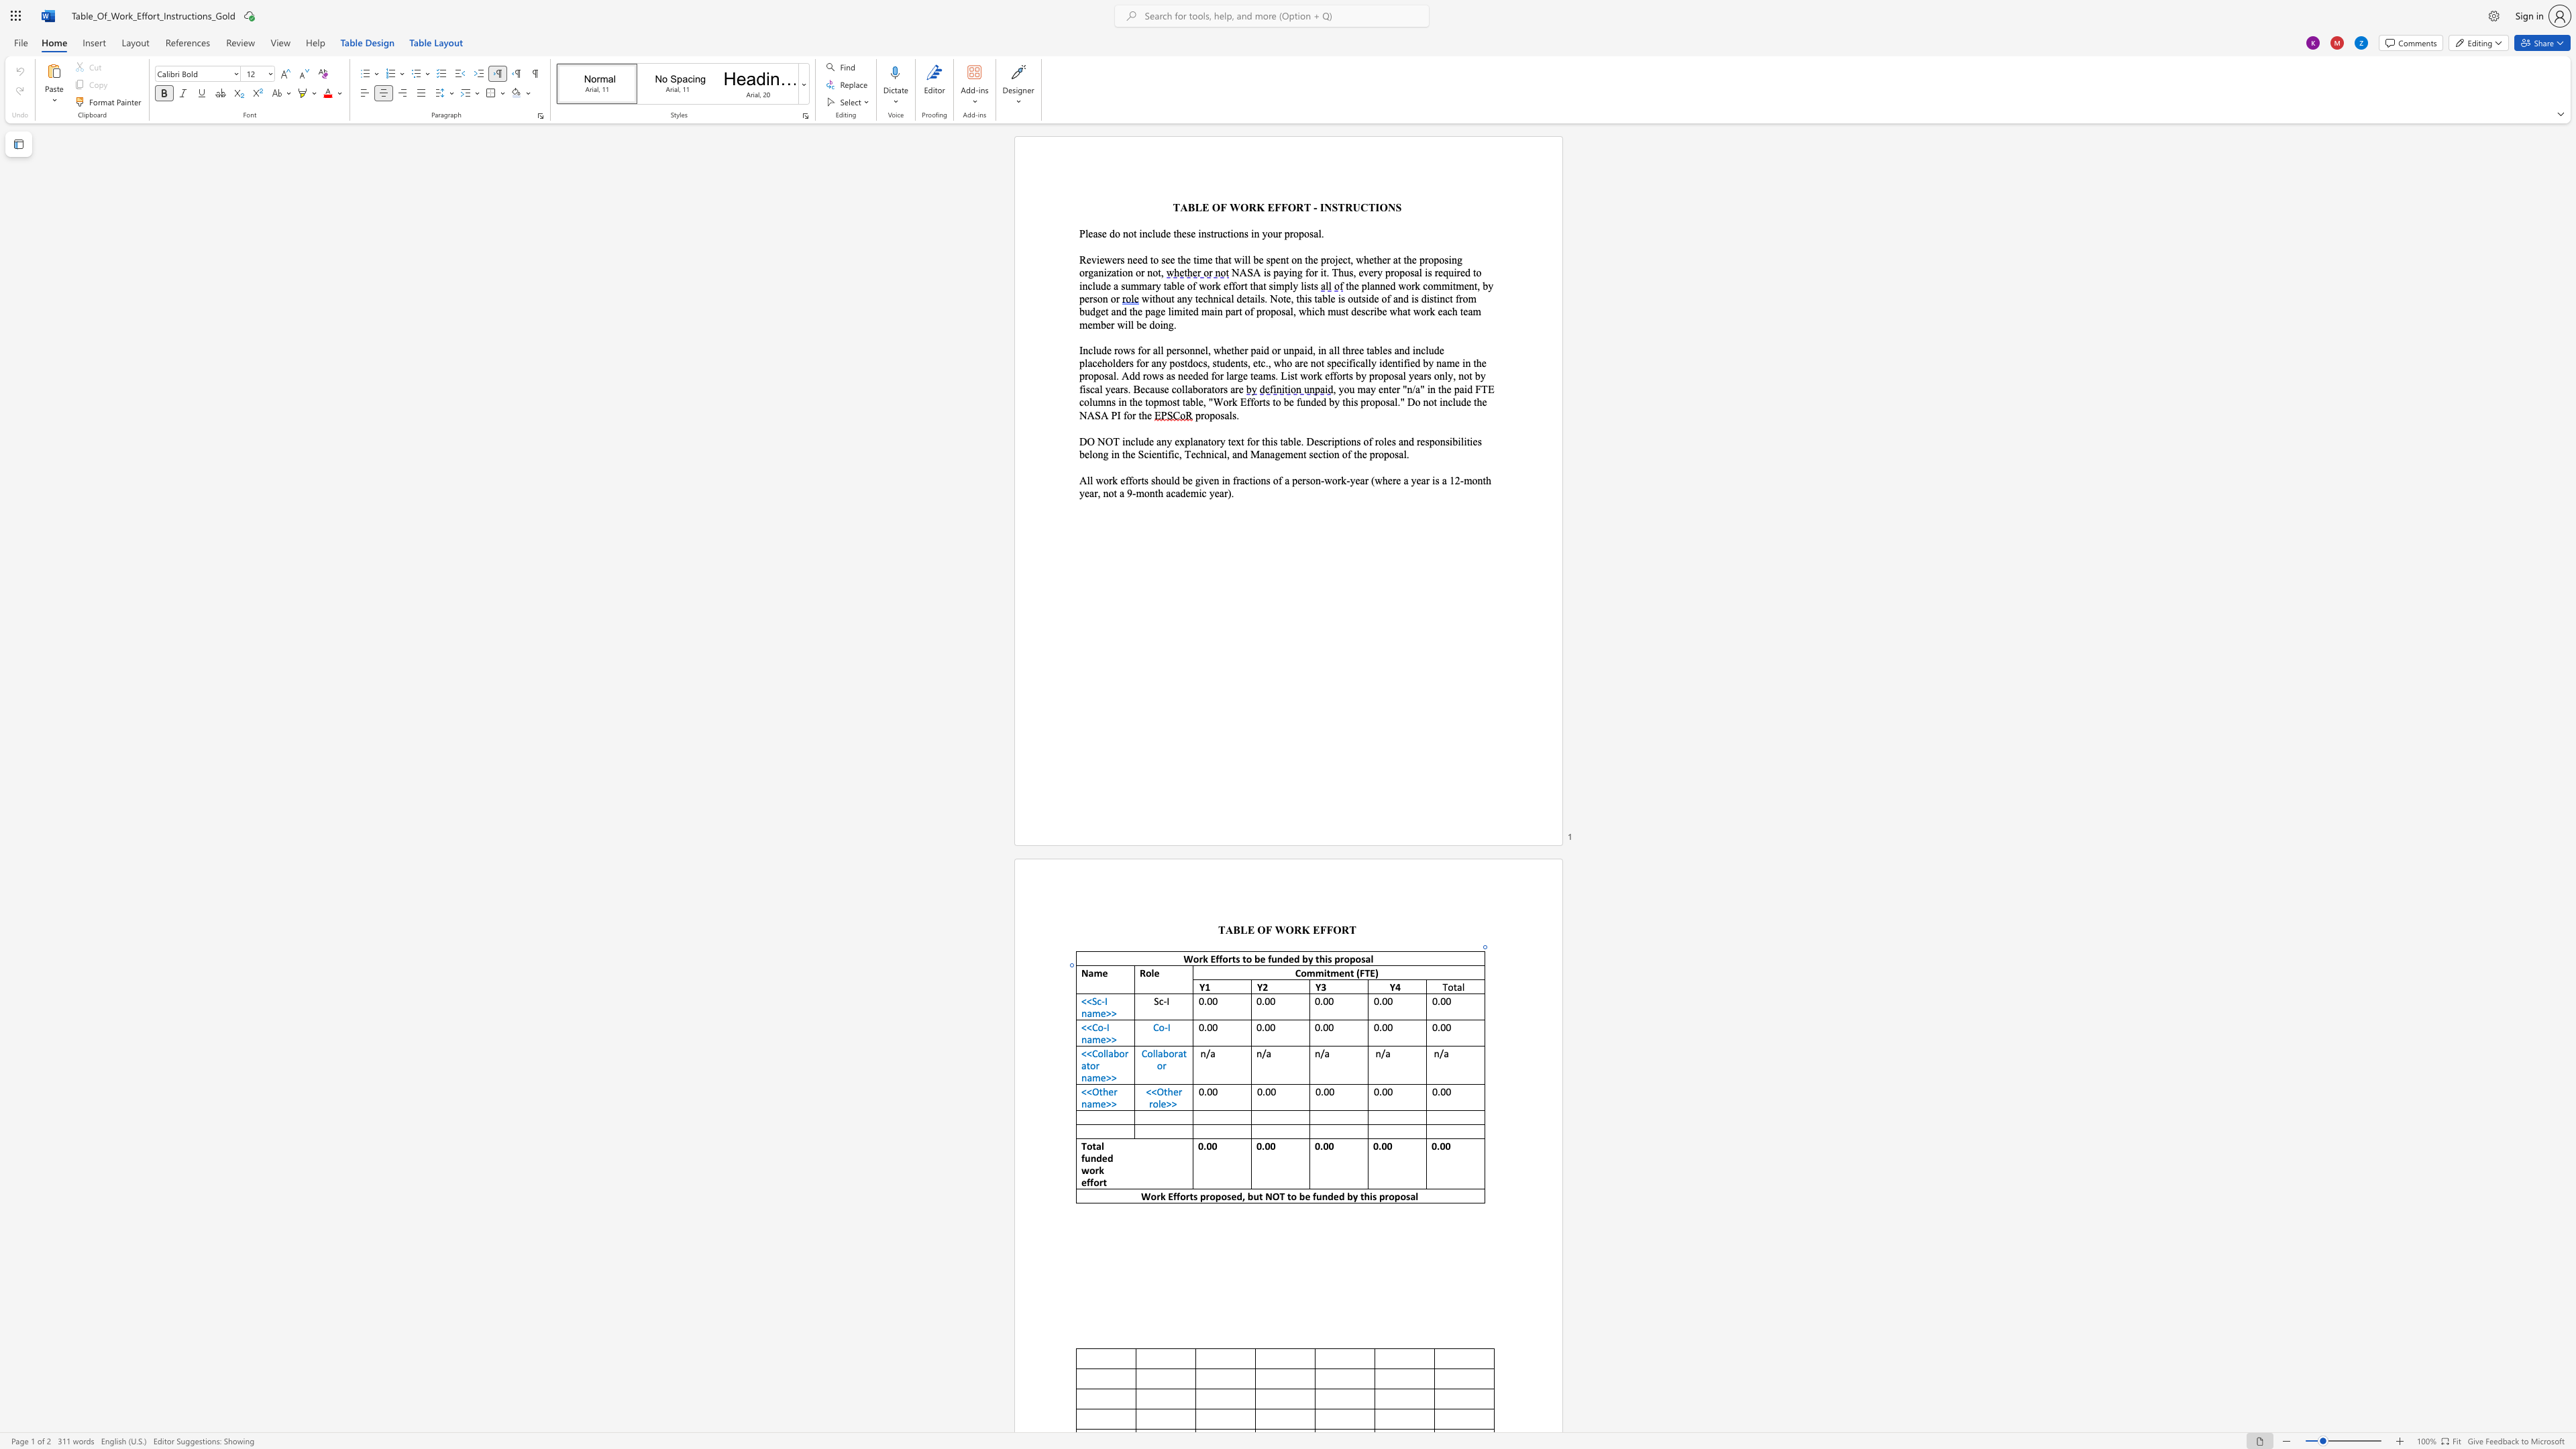 The width and height of the screenshot is (2576, 1449). Describe the element at coordinates (1303, 972) in the screenshot. I see `the 1th character "o" in the text` at that location.